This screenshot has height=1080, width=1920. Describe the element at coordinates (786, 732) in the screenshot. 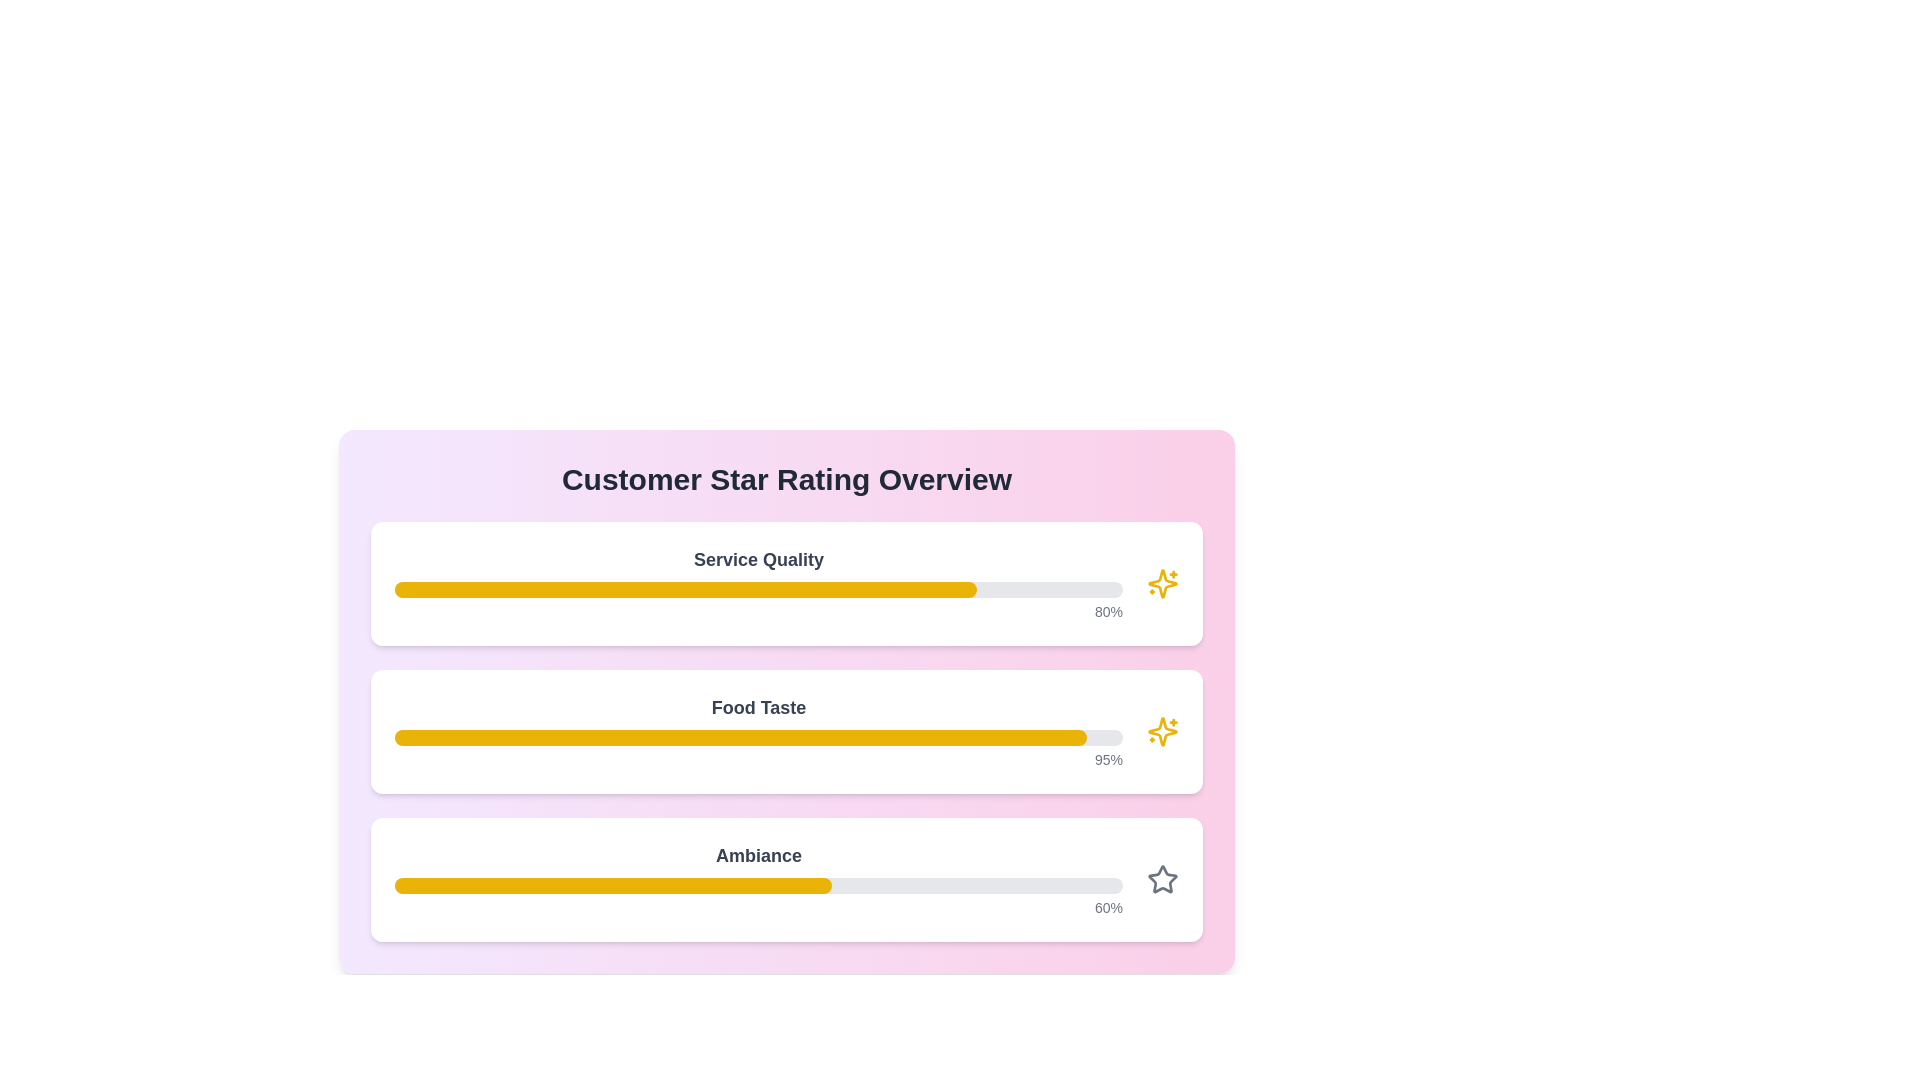

I see `the 'Food Taste' progress bar element, which displays a rating with a percentage and descriptive label, located below the 'Service Quality' element in the 'Customer Star Rating Overview' section` at that location.